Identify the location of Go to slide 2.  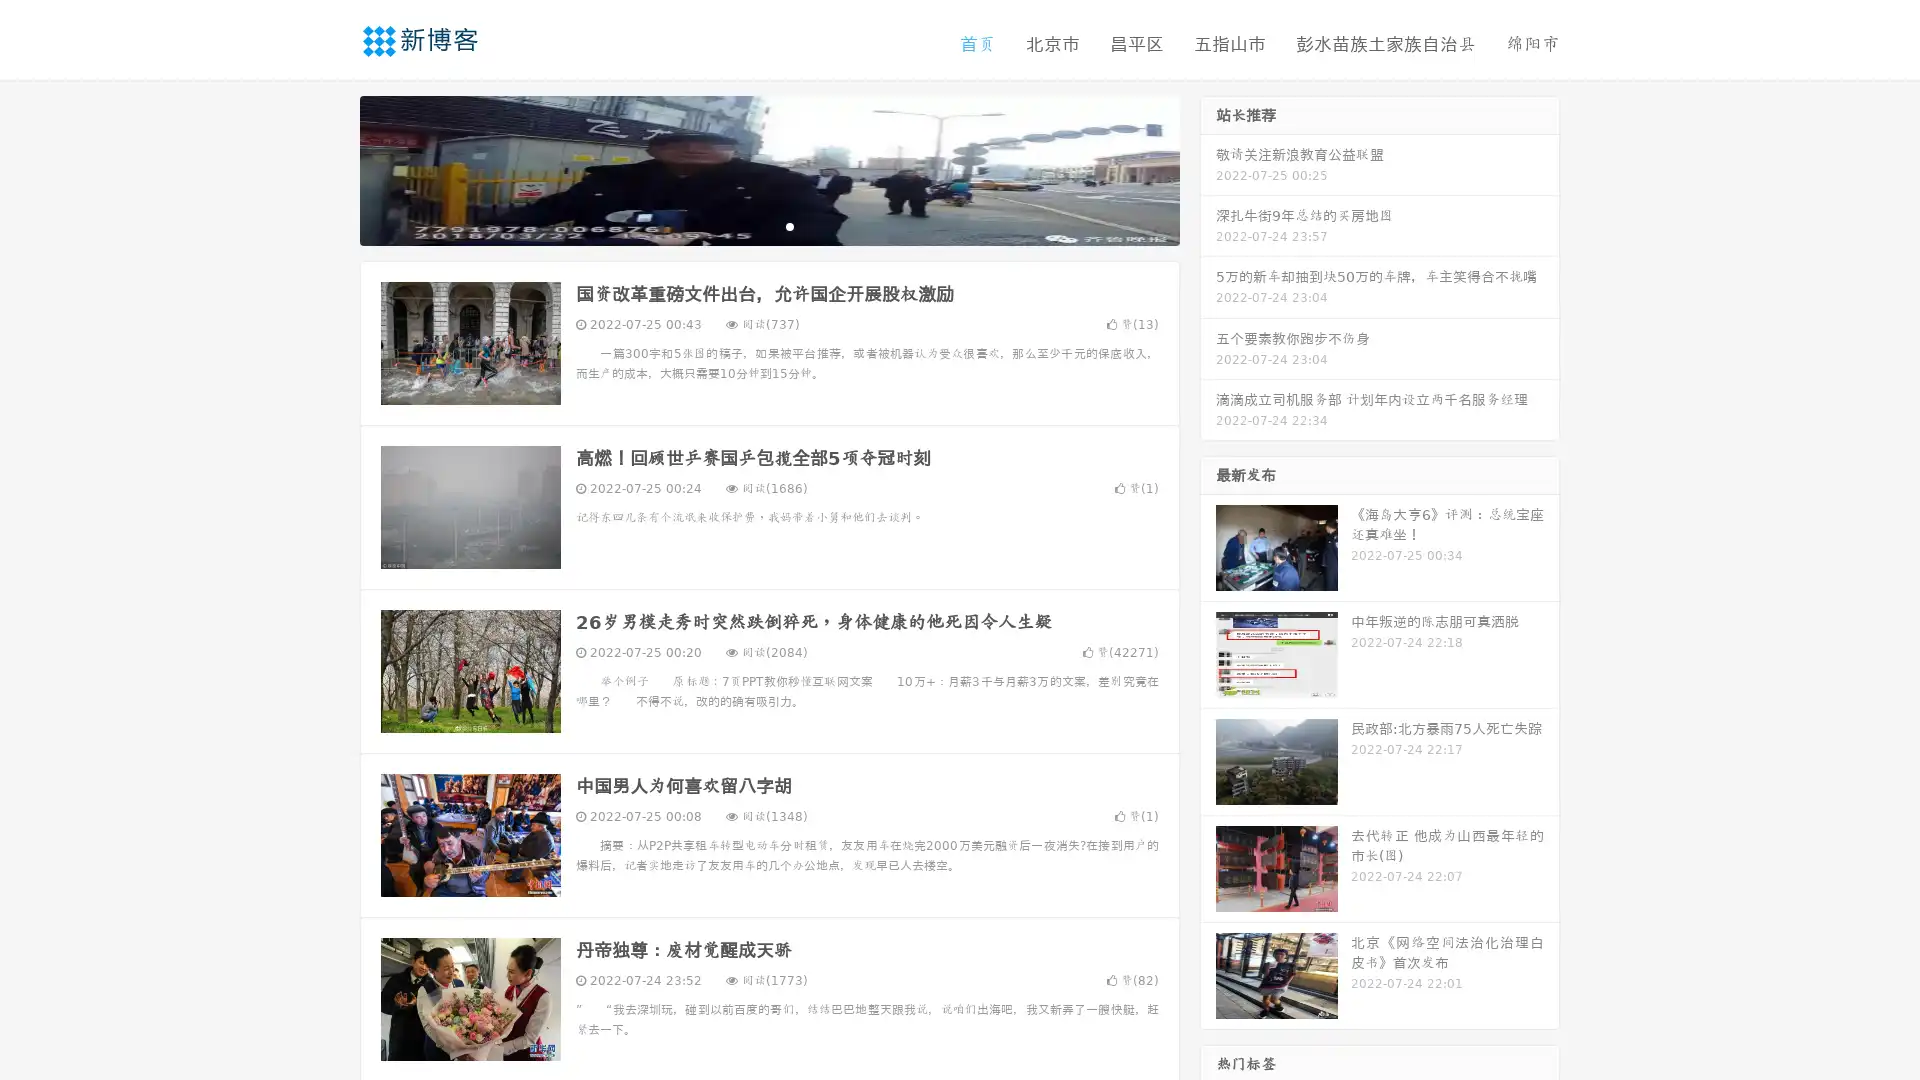
(768, 225).